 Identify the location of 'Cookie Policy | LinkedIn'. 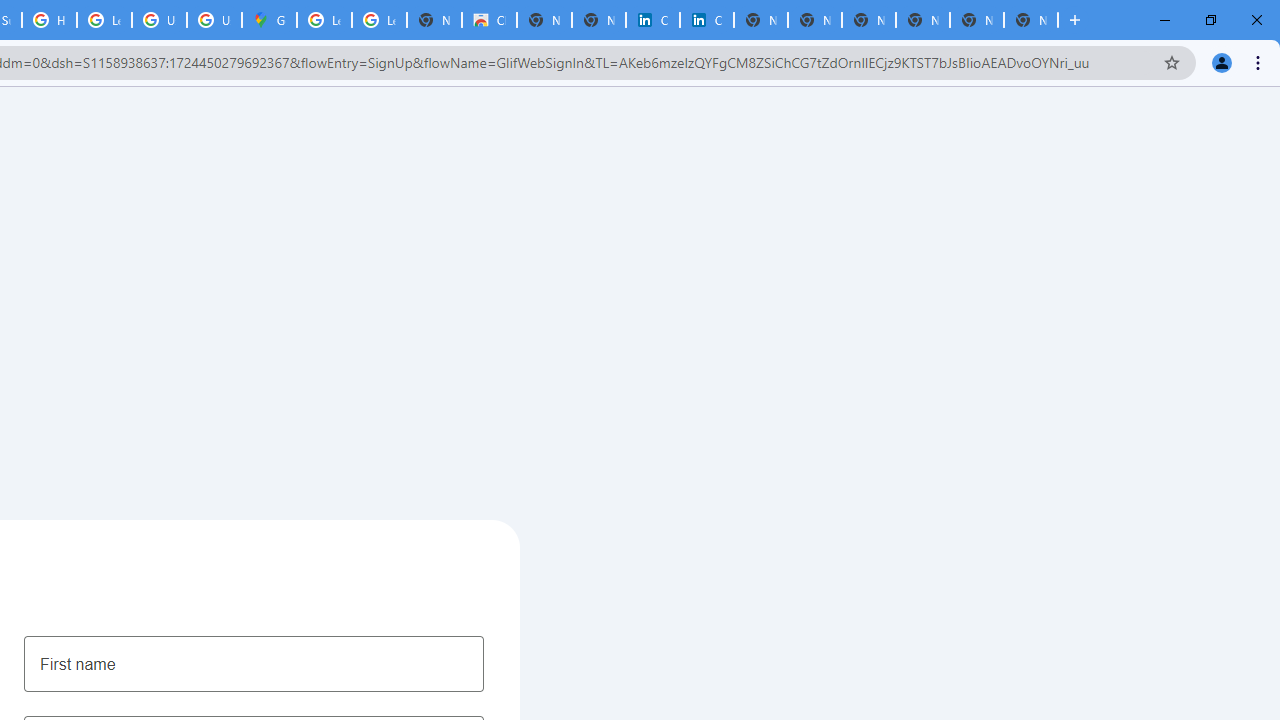
(652, 20).